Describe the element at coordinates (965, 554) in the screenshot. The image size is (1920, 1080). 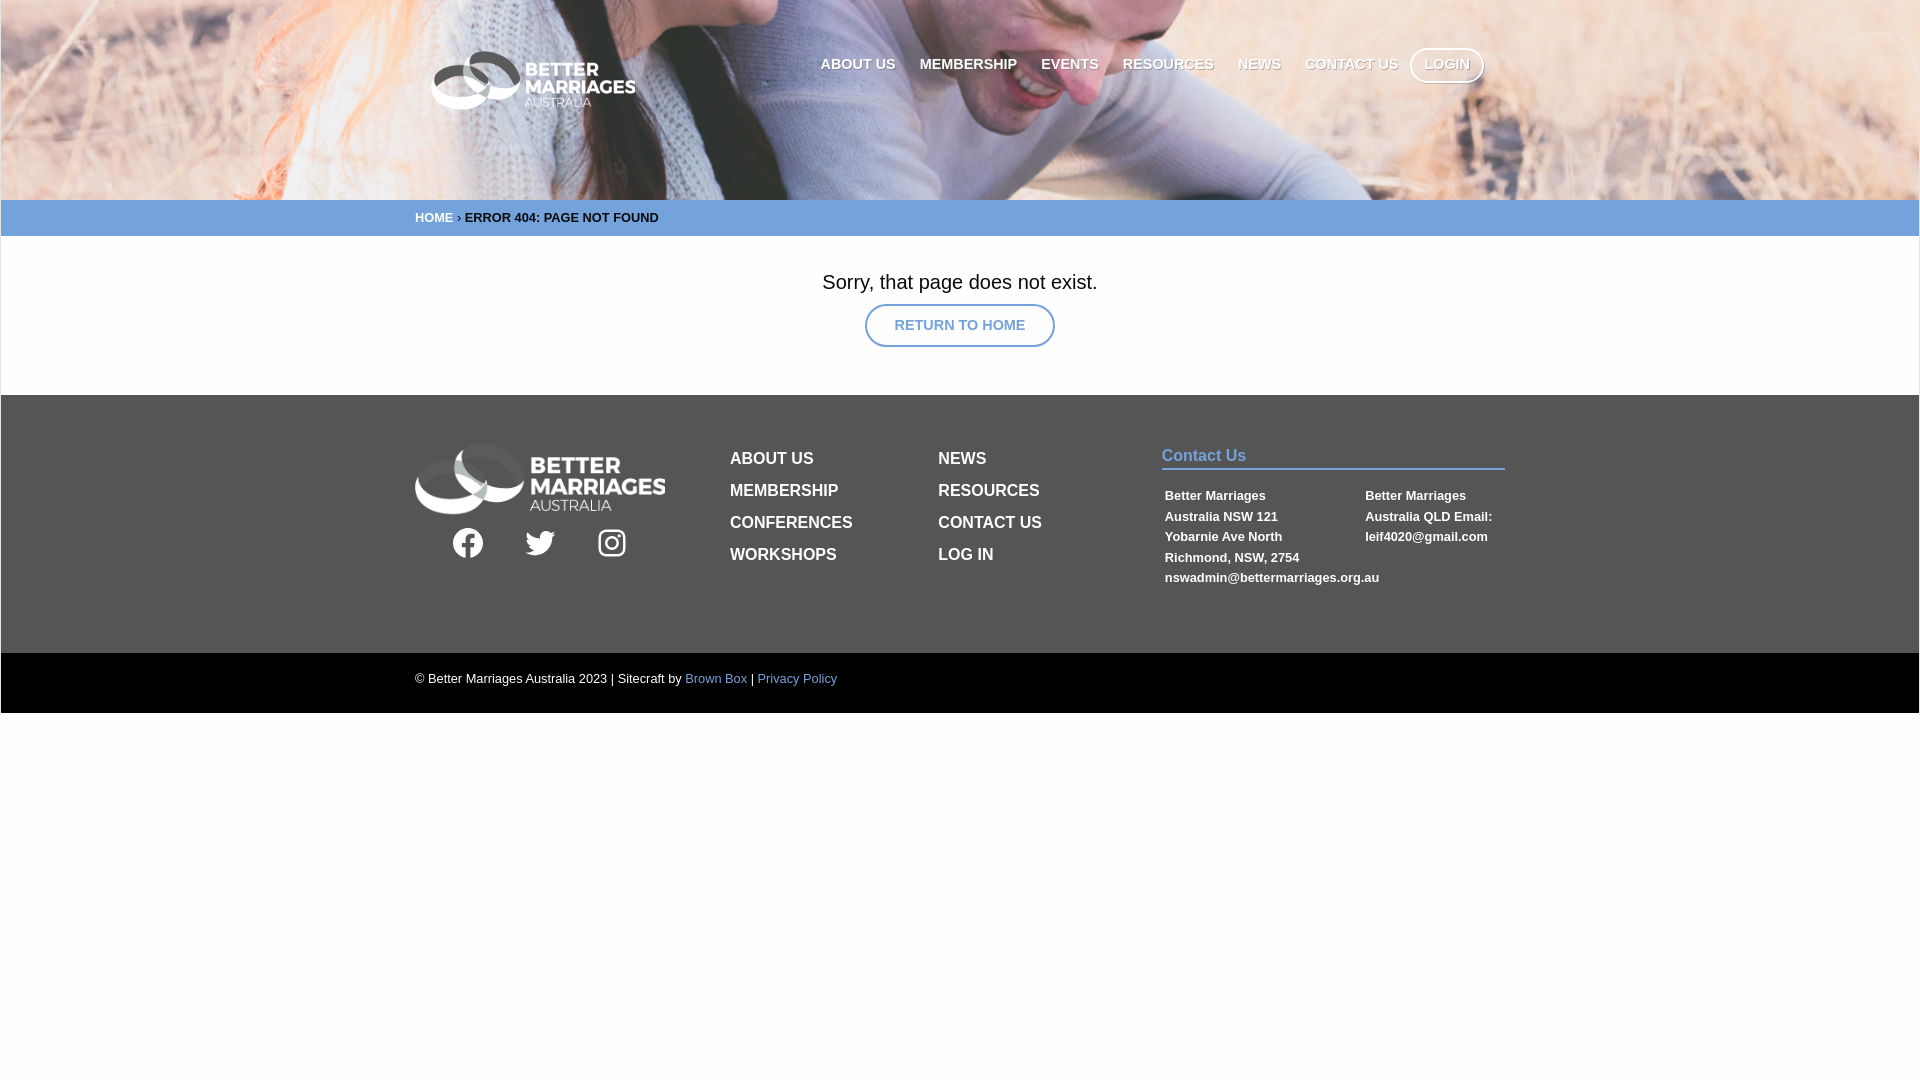
I see `'LOG IN'` at that location.